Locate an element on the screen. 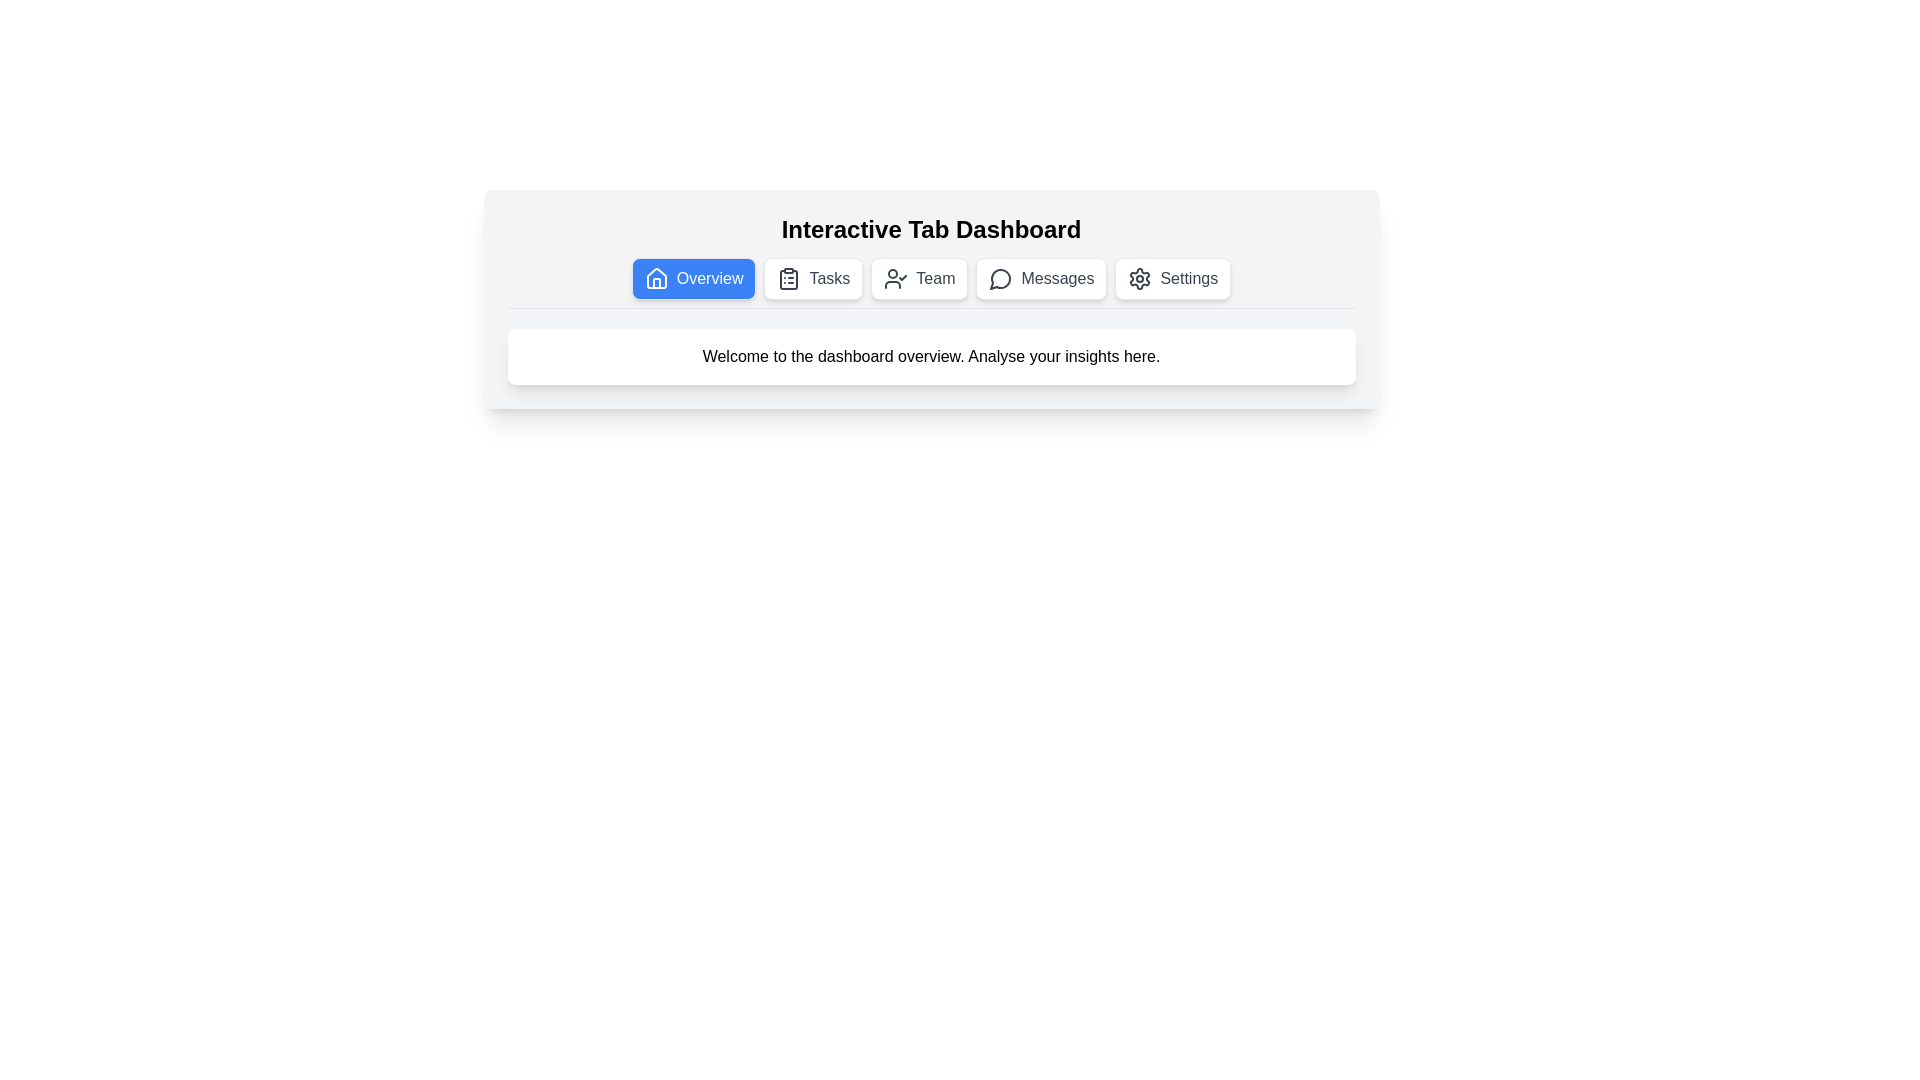  the settings button, which is the last tab in the horizontal list at the top center of the interface, to trigger hover styling is located at coordinates (1173, 278).